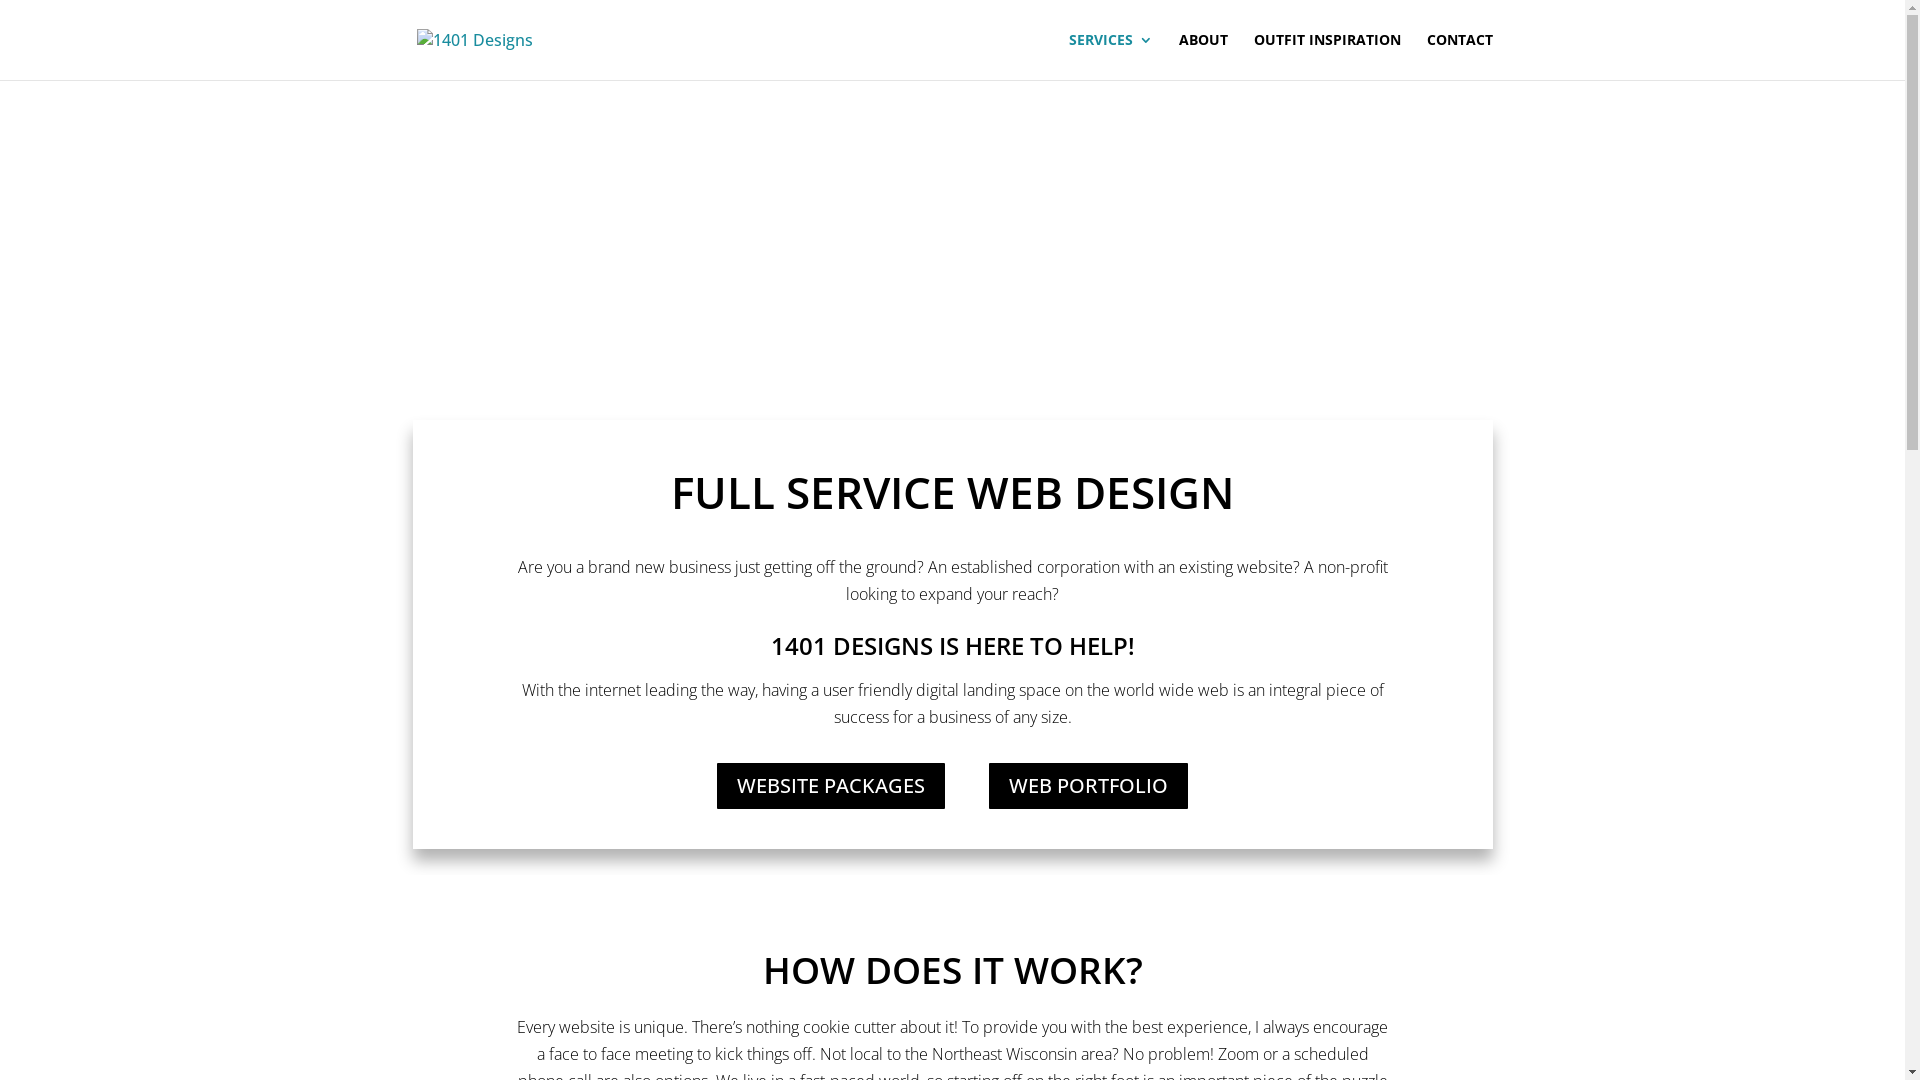 The height and width of the screenshot is (1080, 1920). I want to click on 'OUTFIT INSPIRATION', so click(1327, 55).